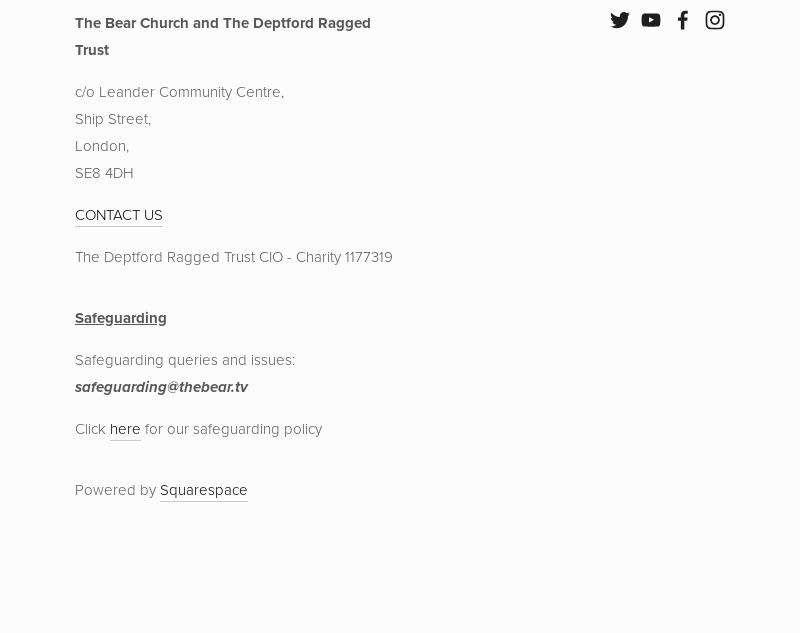 The image size is (800, 633). I want to click on 'CONTACT US', so click(75, 214).